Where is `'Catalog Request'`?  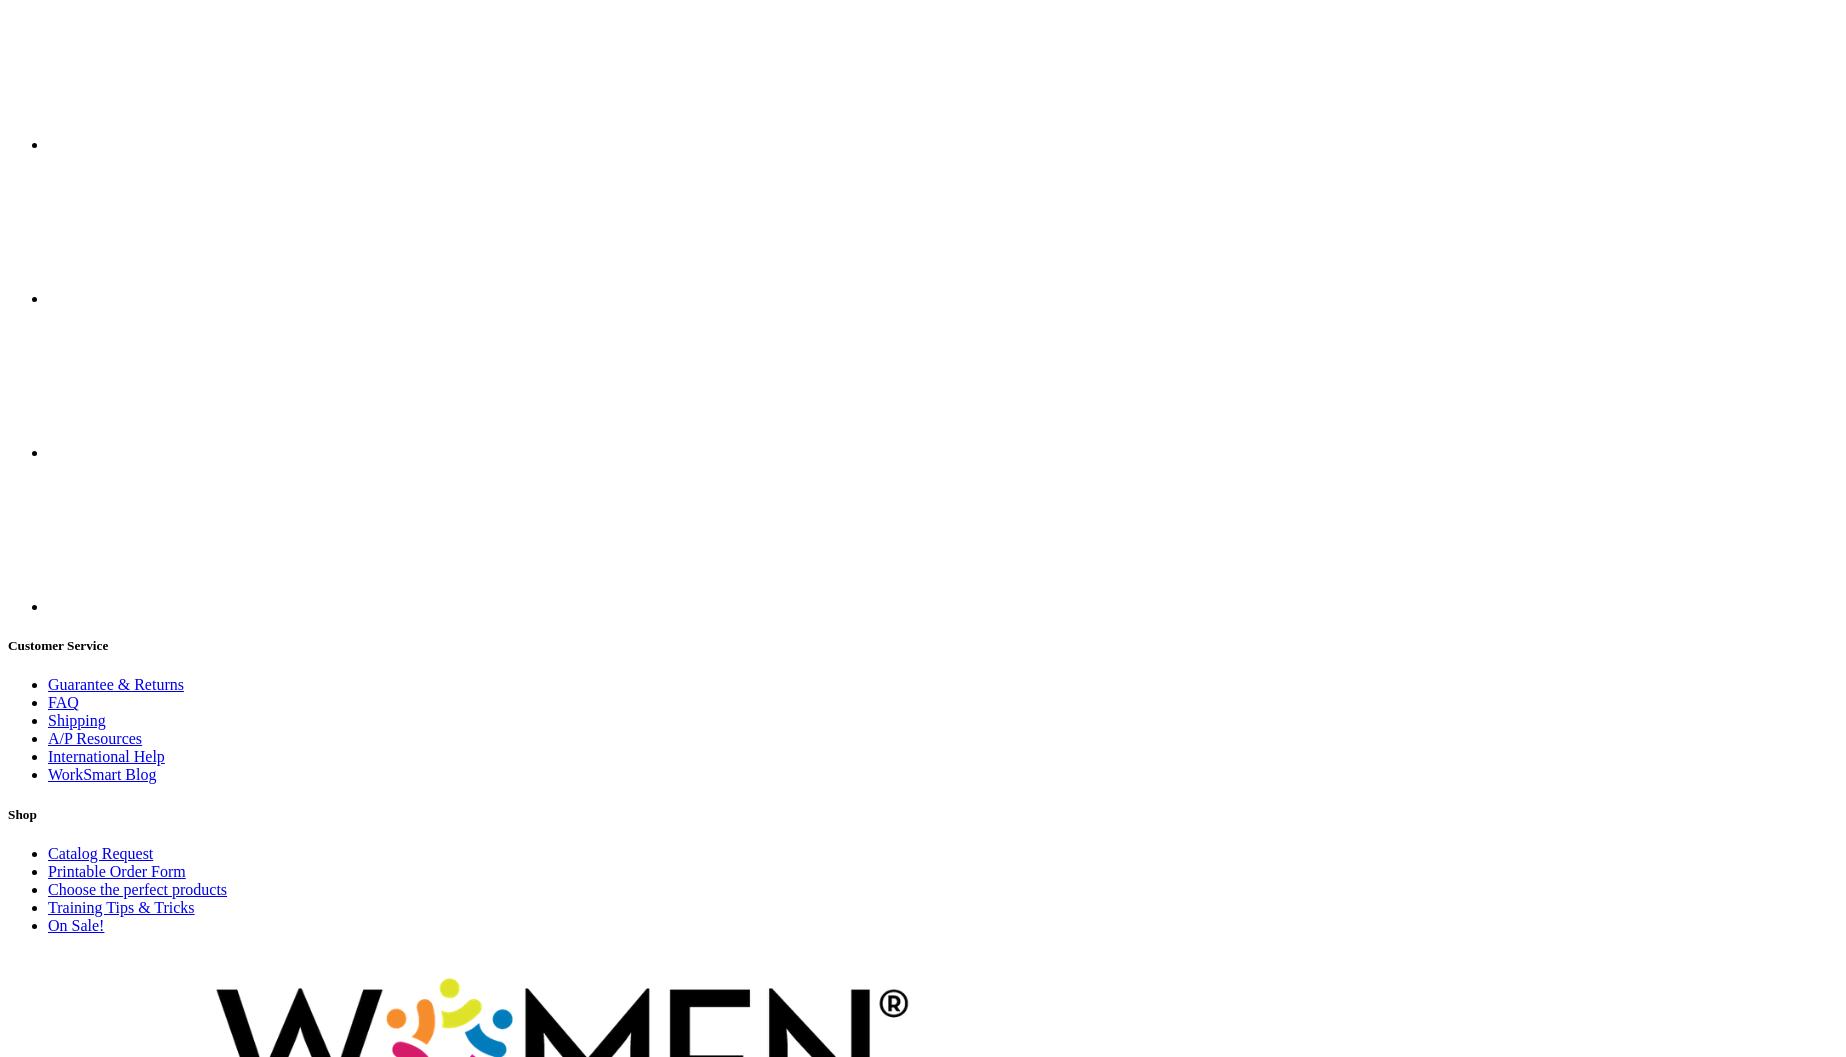
'Catalog Request' is located at coordinates (100, 851).